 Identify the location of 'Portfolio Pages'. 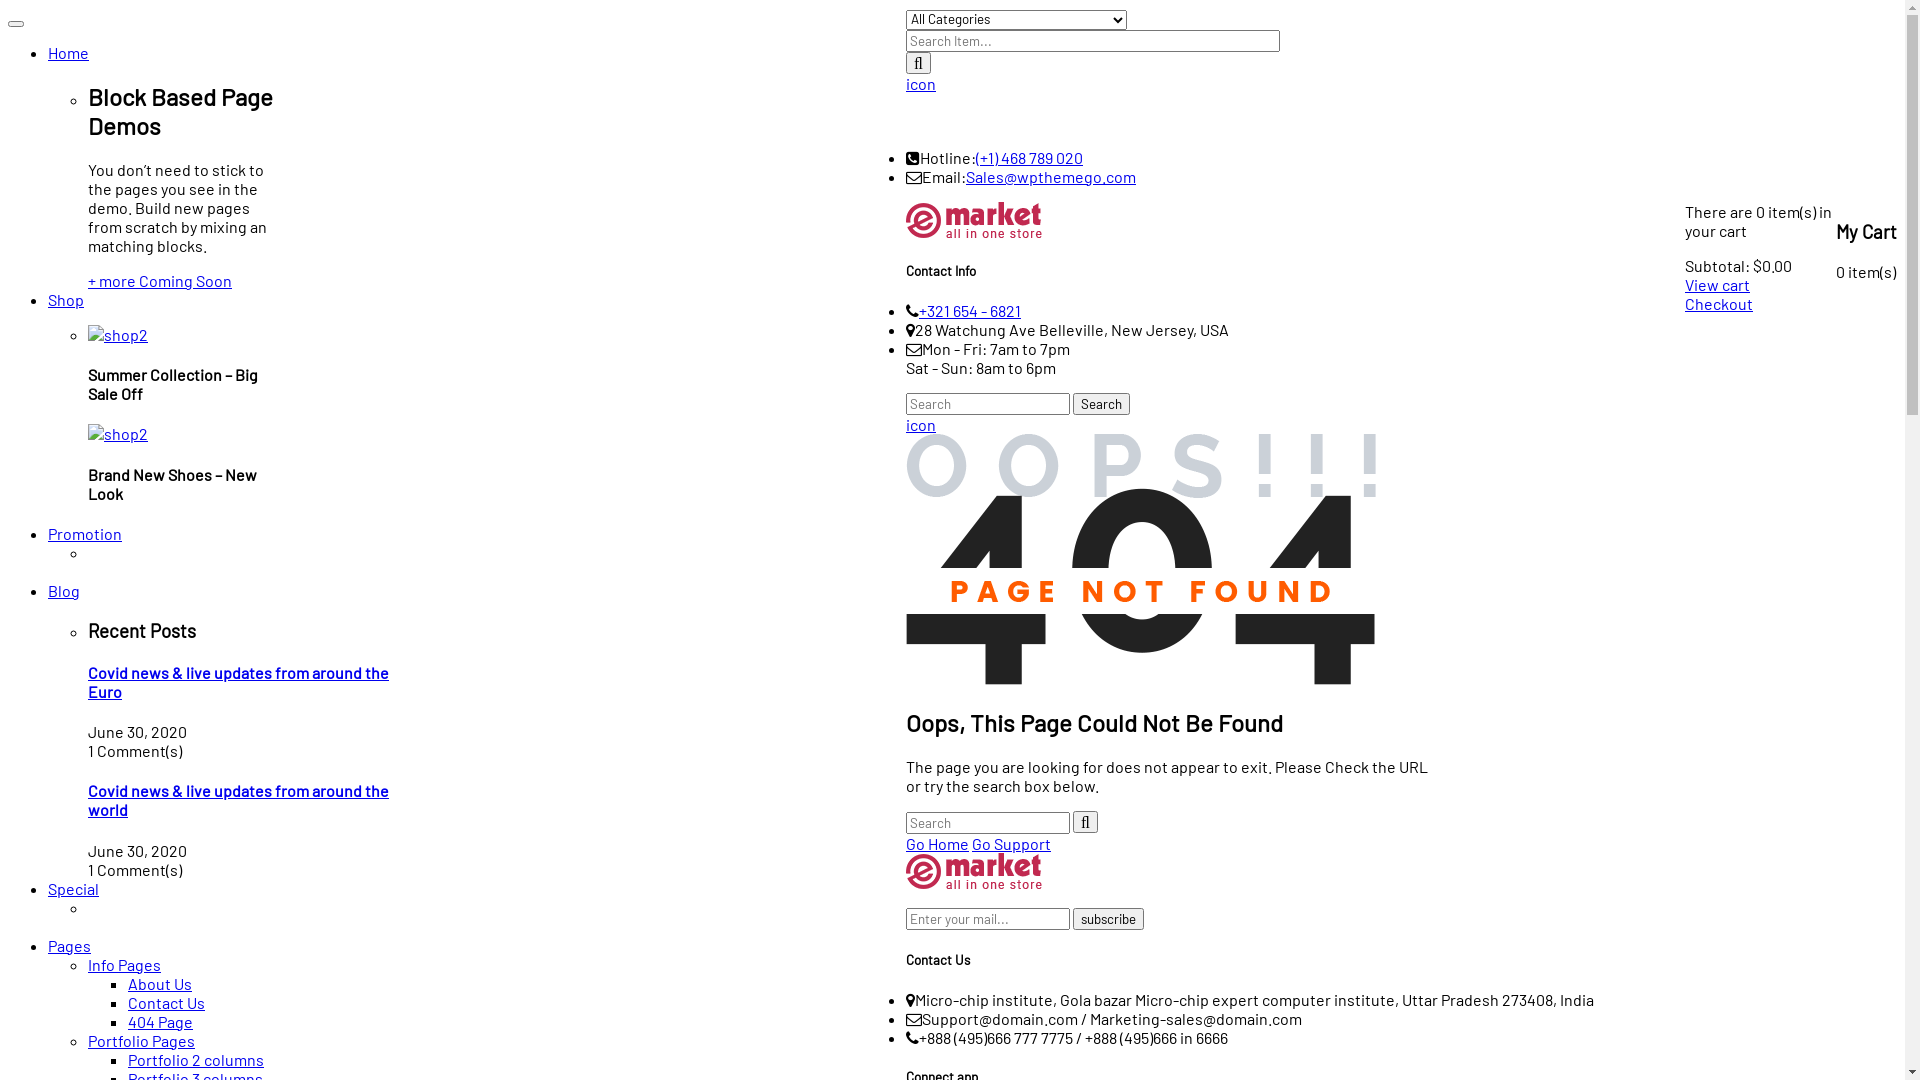
(140, 1039).